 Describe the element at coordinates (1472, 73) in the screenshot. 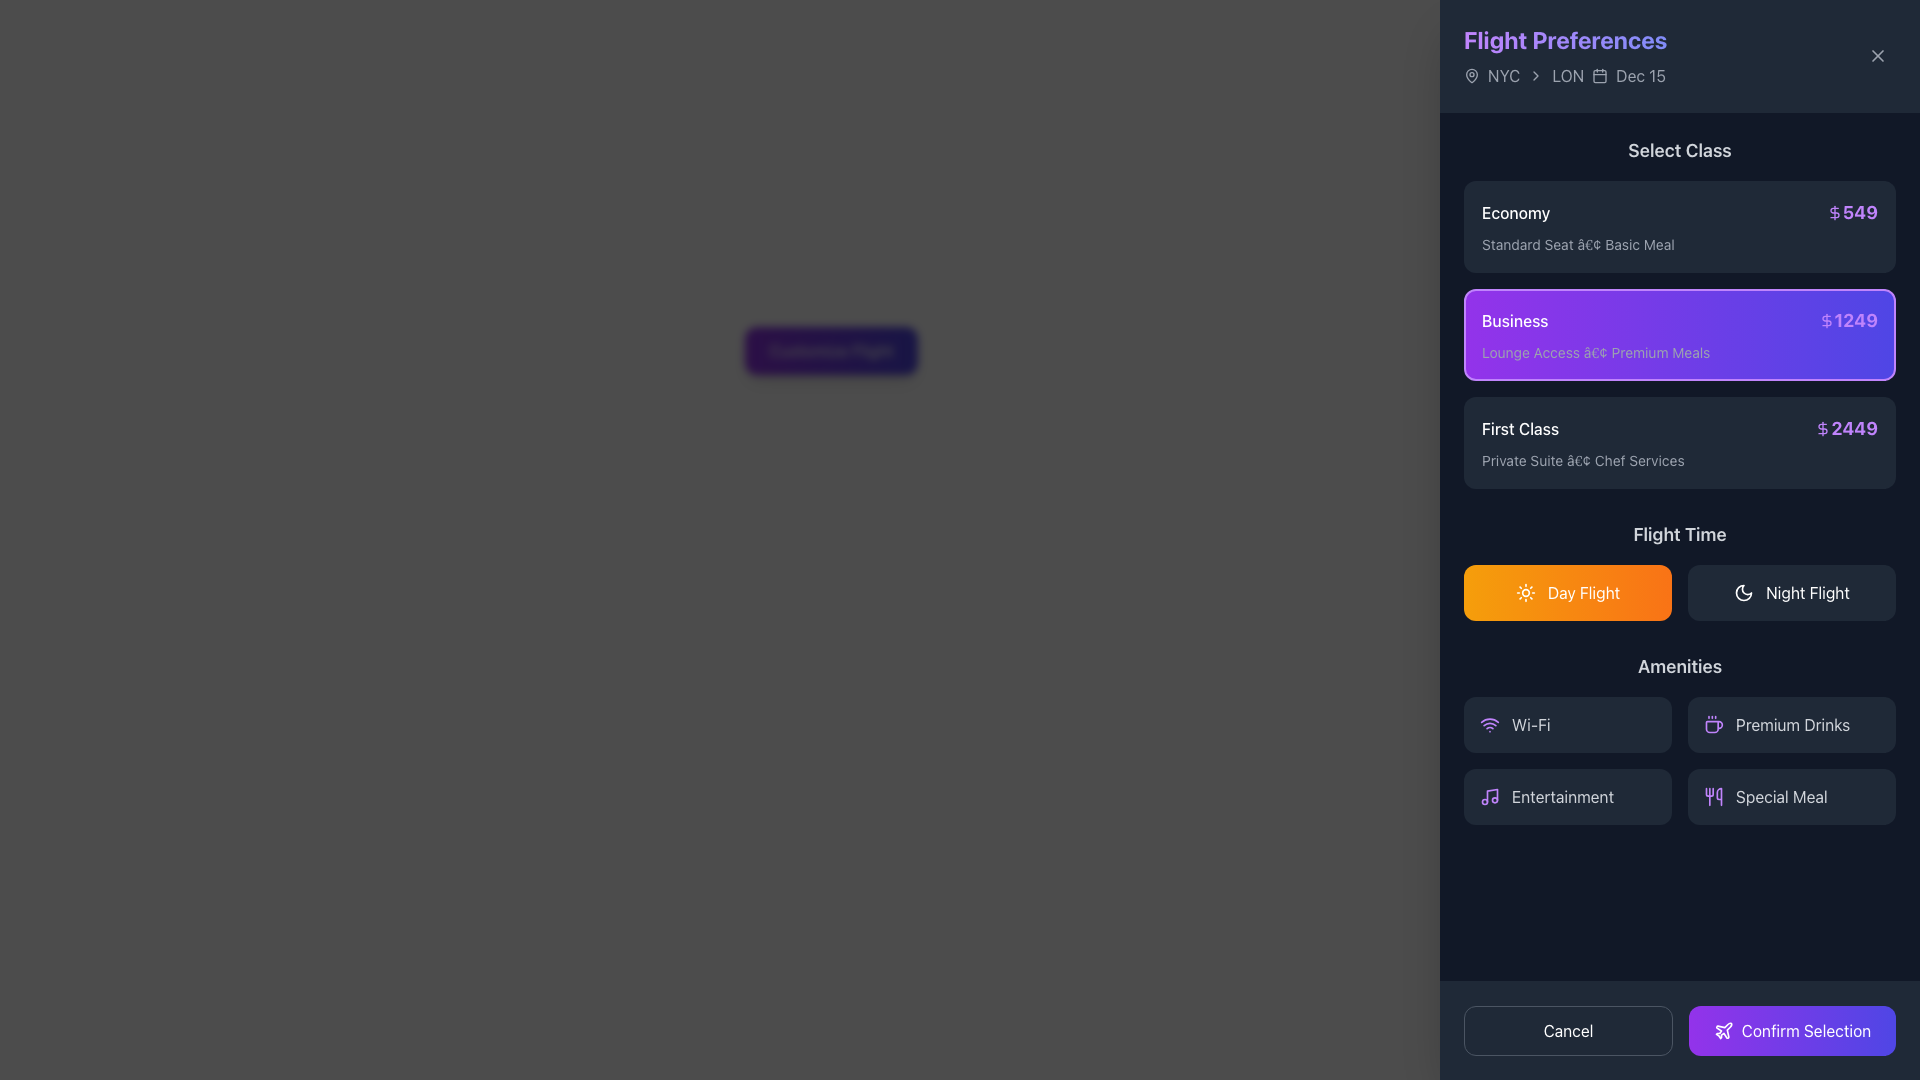

I see `the location marker icon represented by a pin-shaped design located in the top-left corner of the flight information panel, just before the text 'NYC'` at that location.